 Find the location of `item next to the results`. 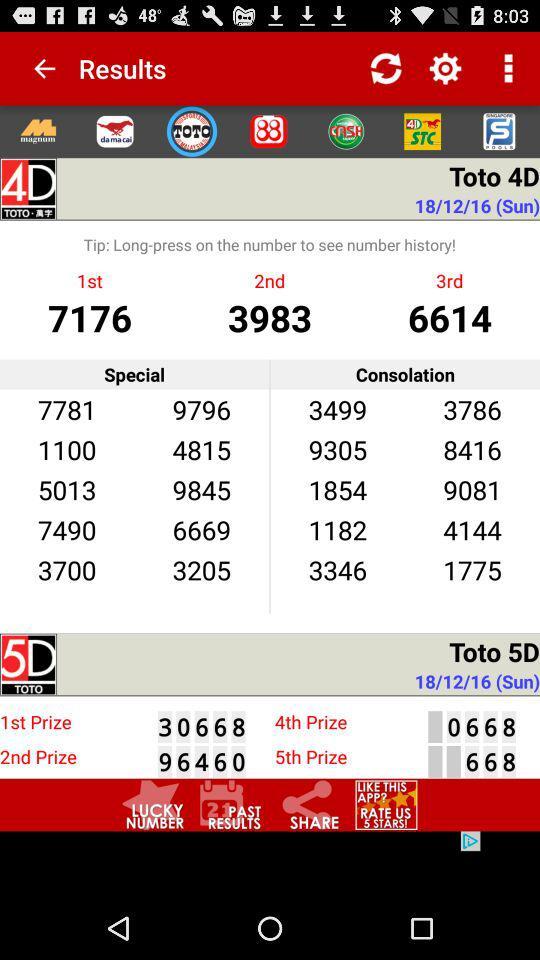

item next to the results is located at coordinates (36, 68).